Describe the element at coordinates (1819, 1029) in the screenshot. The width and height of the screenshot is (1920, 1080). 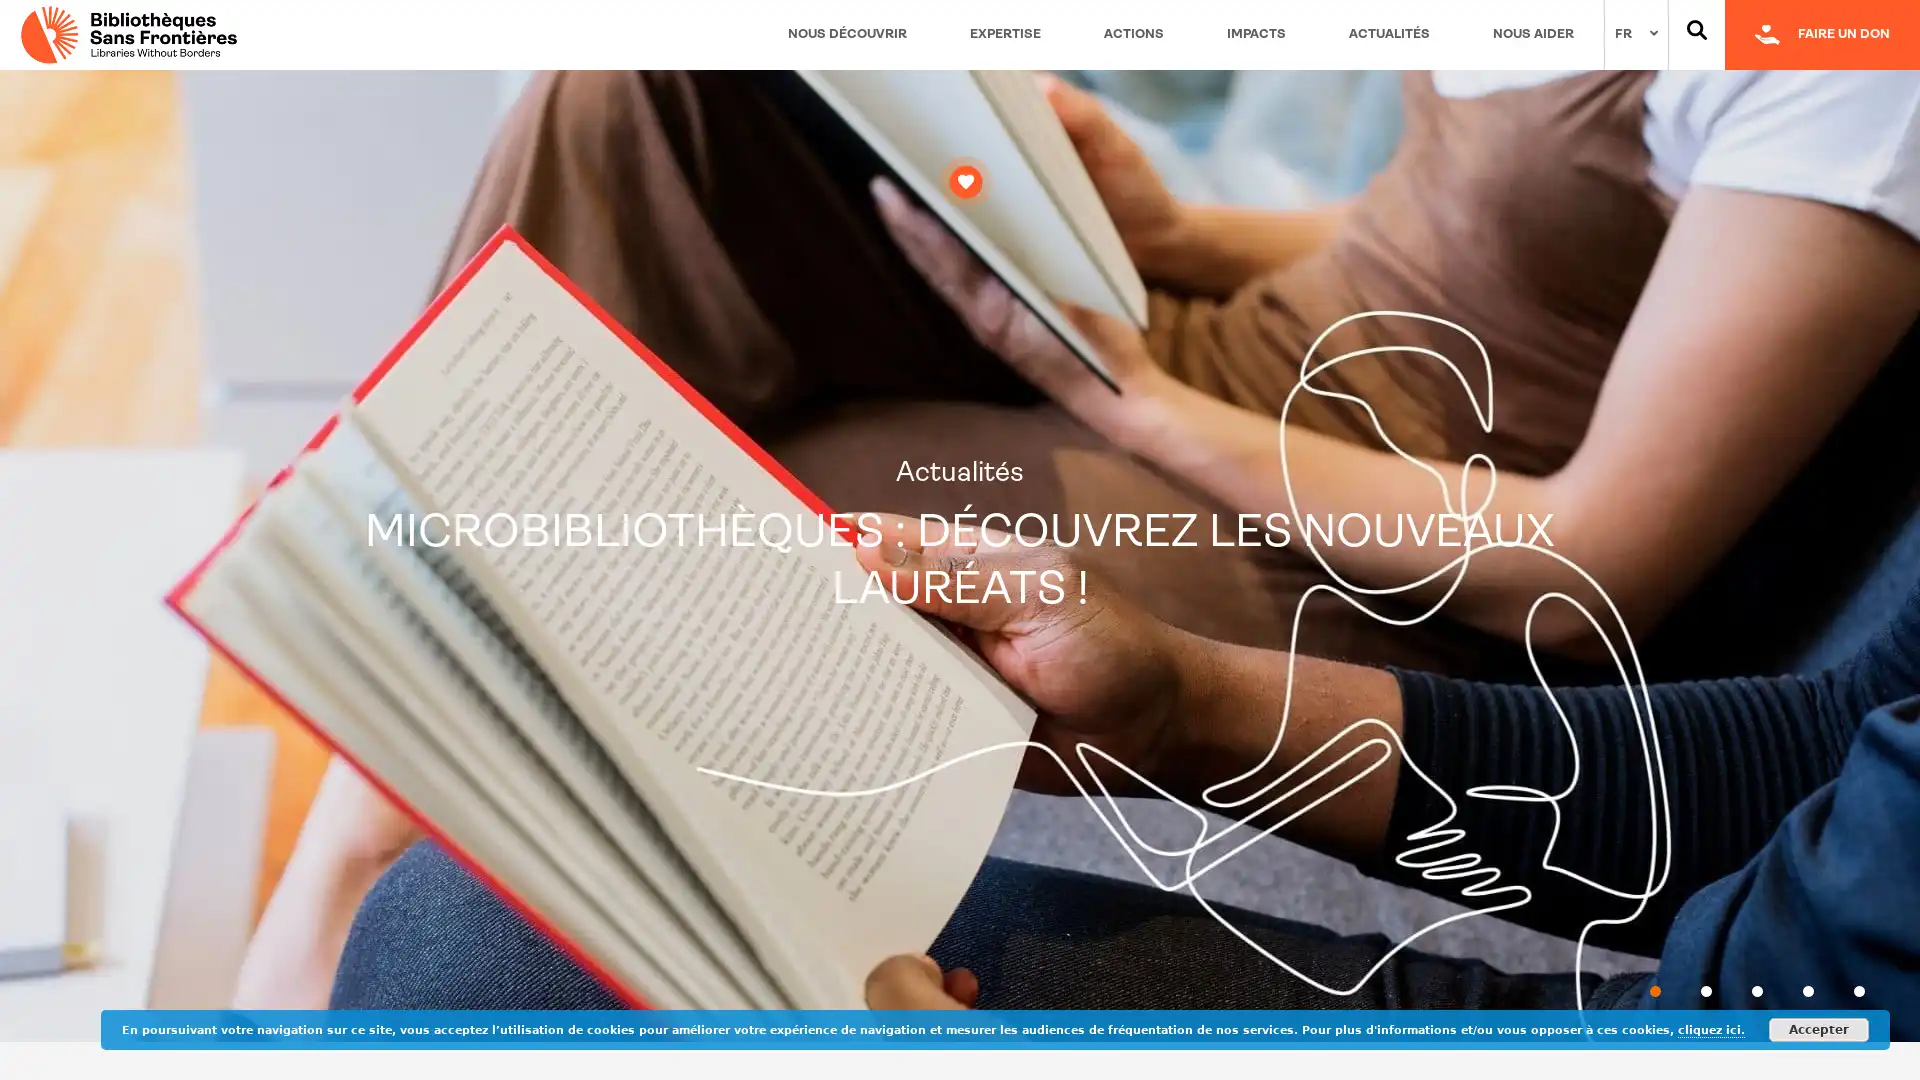
I see `Accepter` at that location.